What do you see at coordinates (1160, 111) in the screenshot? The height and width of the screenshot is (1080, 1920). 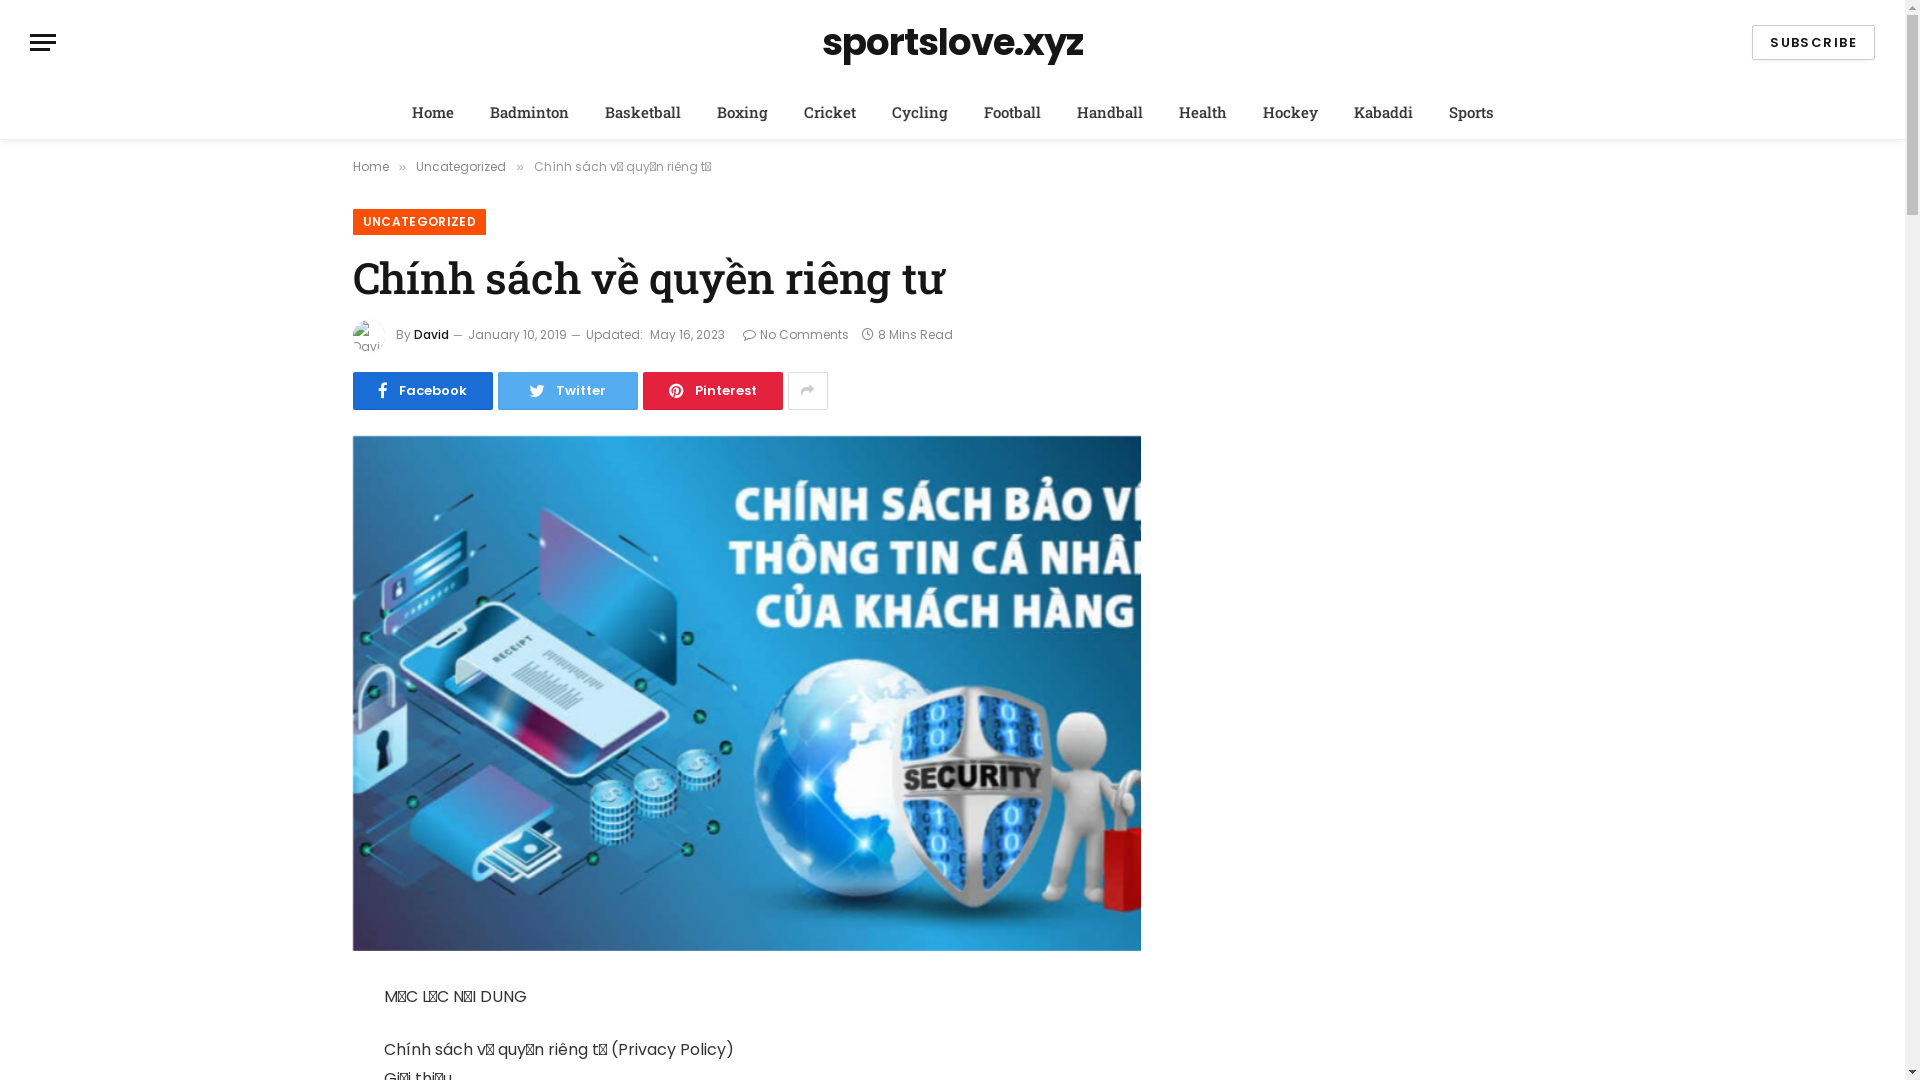 I see `'Health'` at bounding box center [1160, 111].